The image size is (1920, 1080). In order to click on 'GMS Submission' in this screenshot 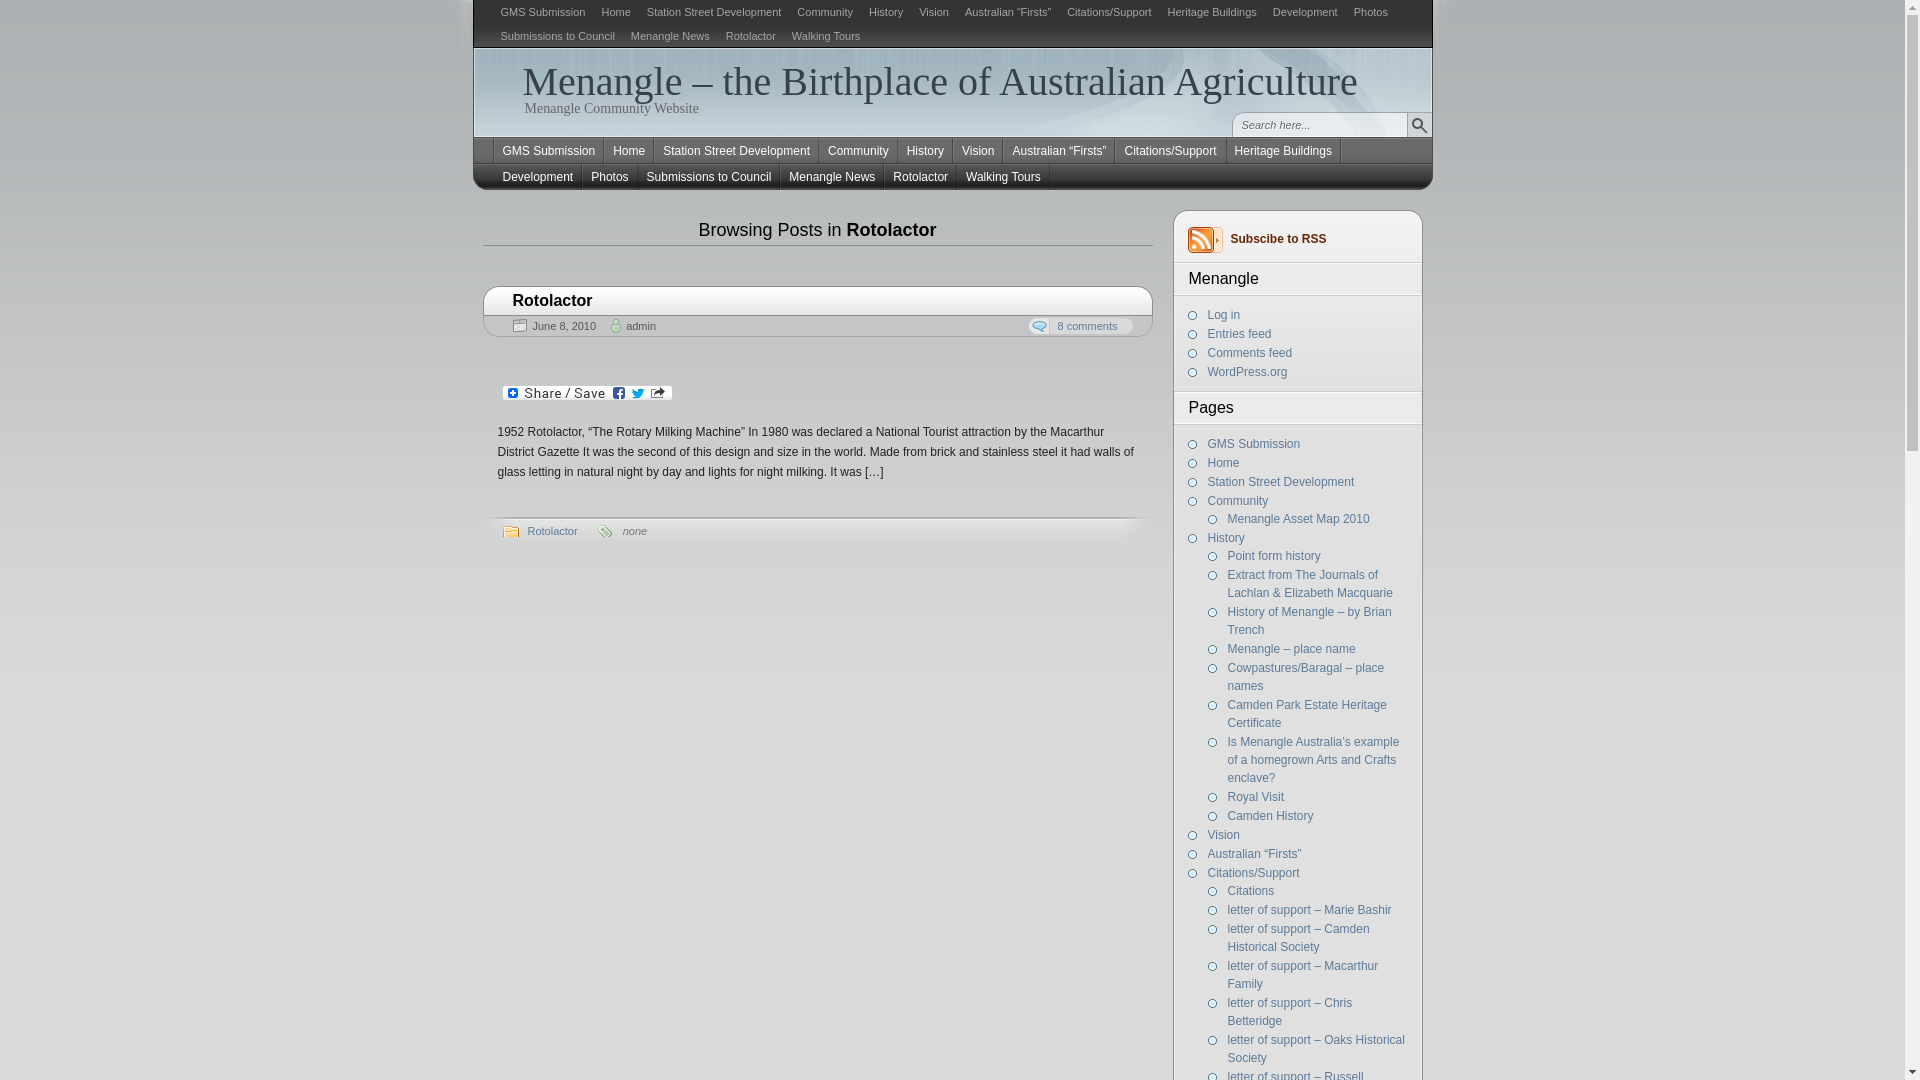, I will do `click(548, 149)`.